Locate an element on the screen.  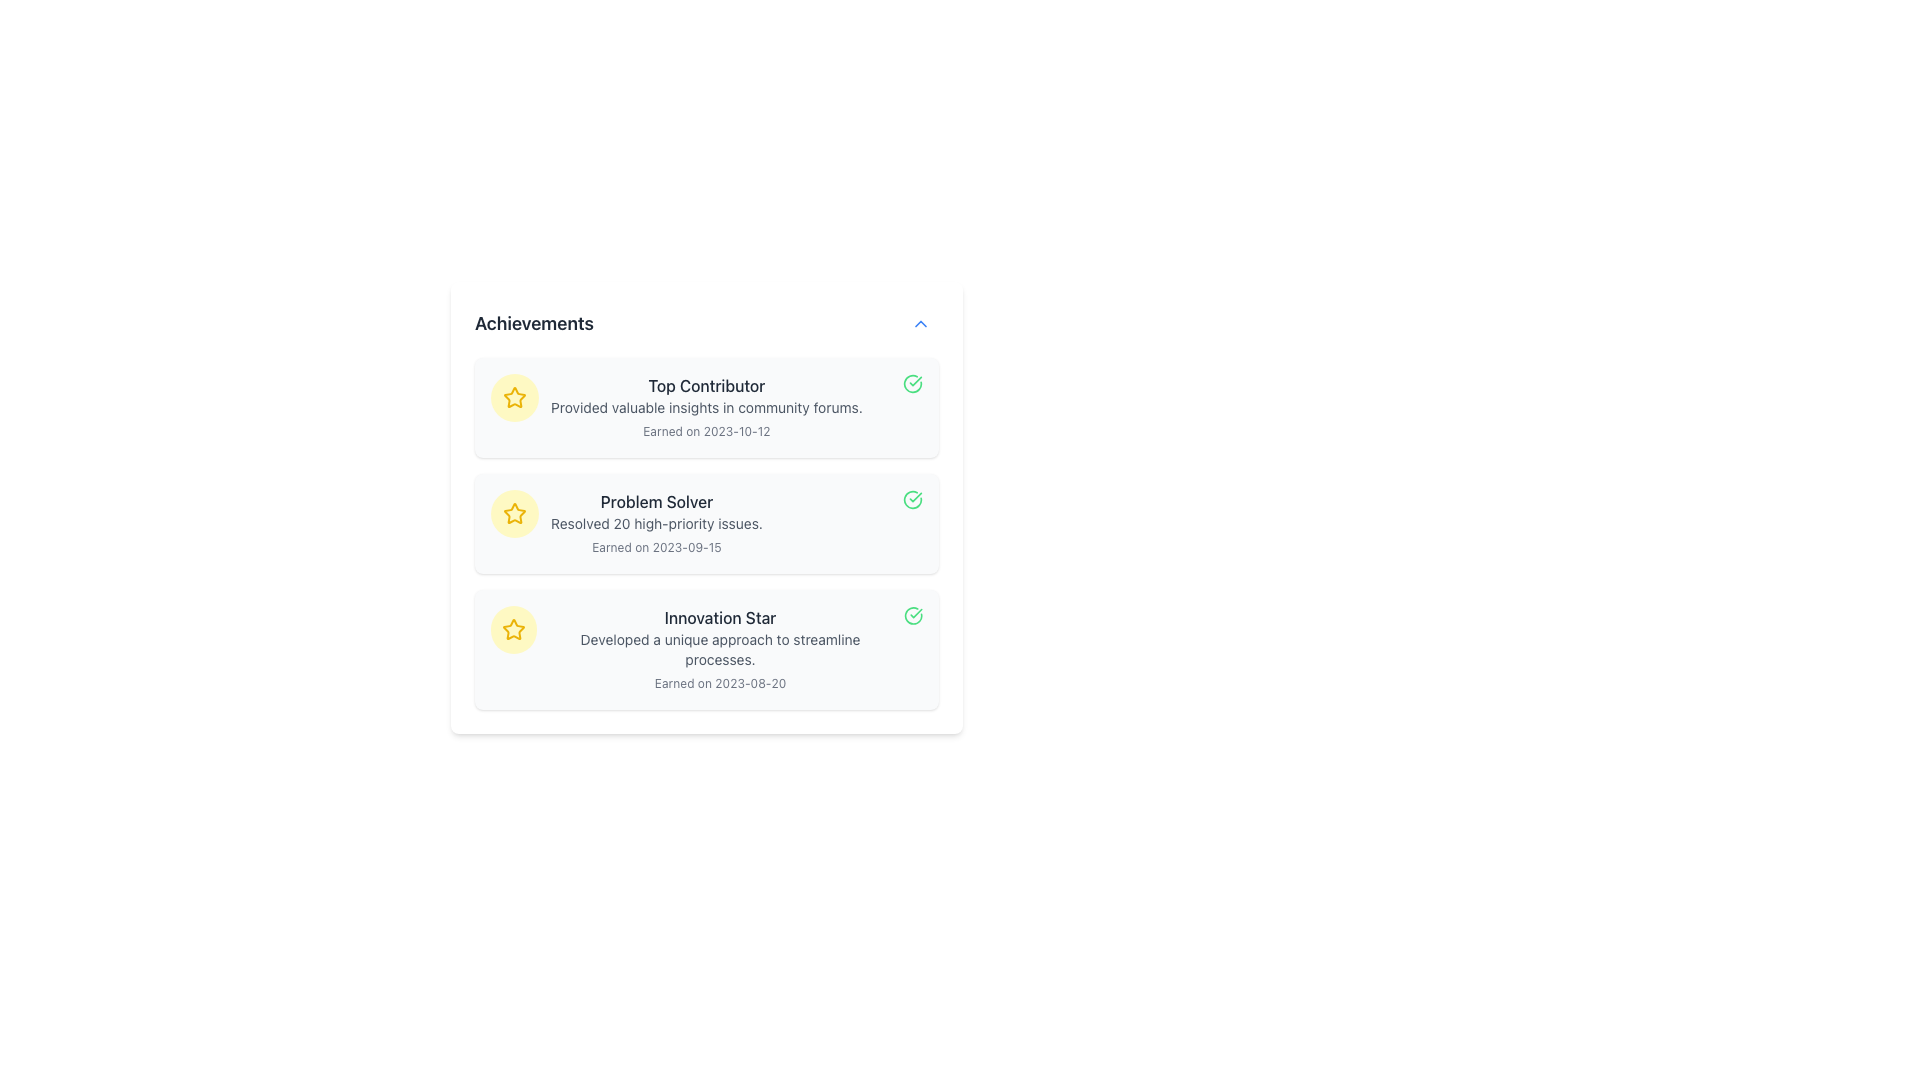
text label that displays 'Top Contributor' at the top of the Achievements section in a card-like layout is located at coordinates (706, 385).